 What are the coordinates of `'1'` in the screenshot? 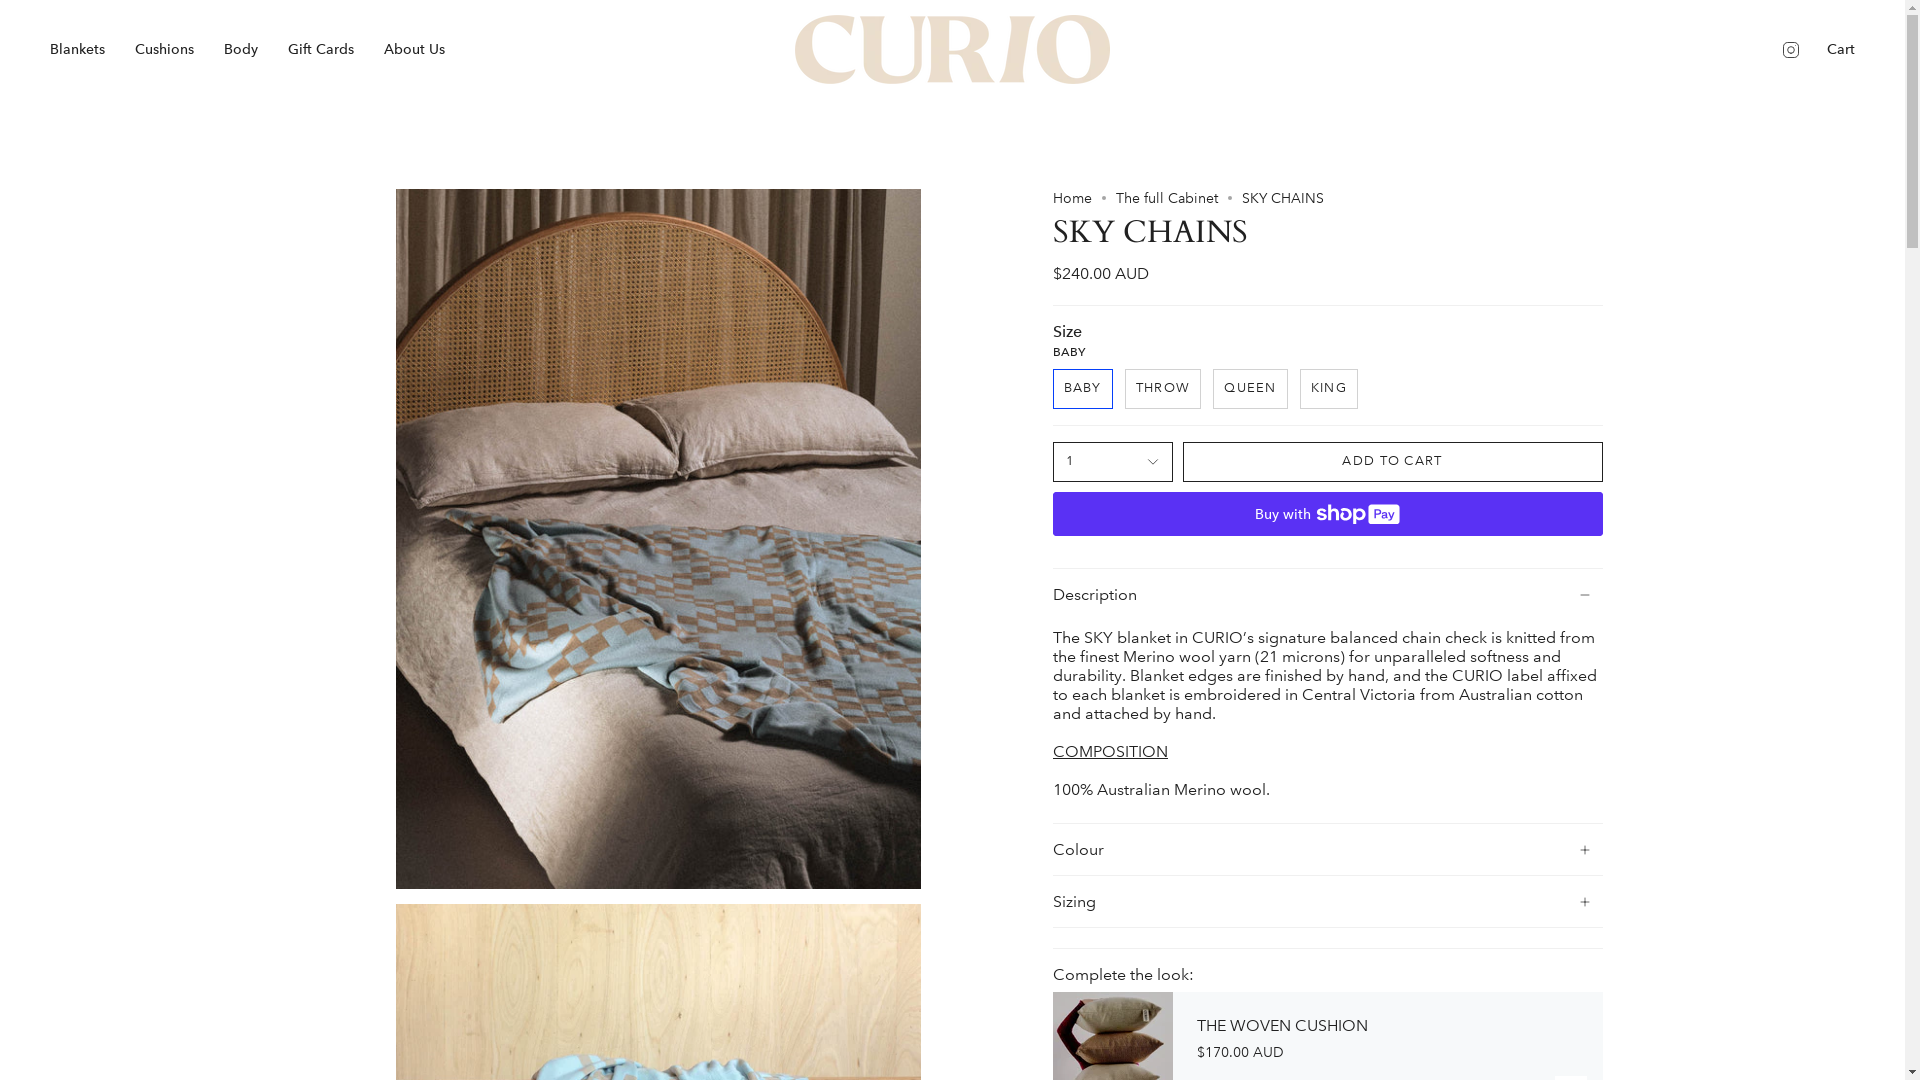 It's located at (1050, 462).